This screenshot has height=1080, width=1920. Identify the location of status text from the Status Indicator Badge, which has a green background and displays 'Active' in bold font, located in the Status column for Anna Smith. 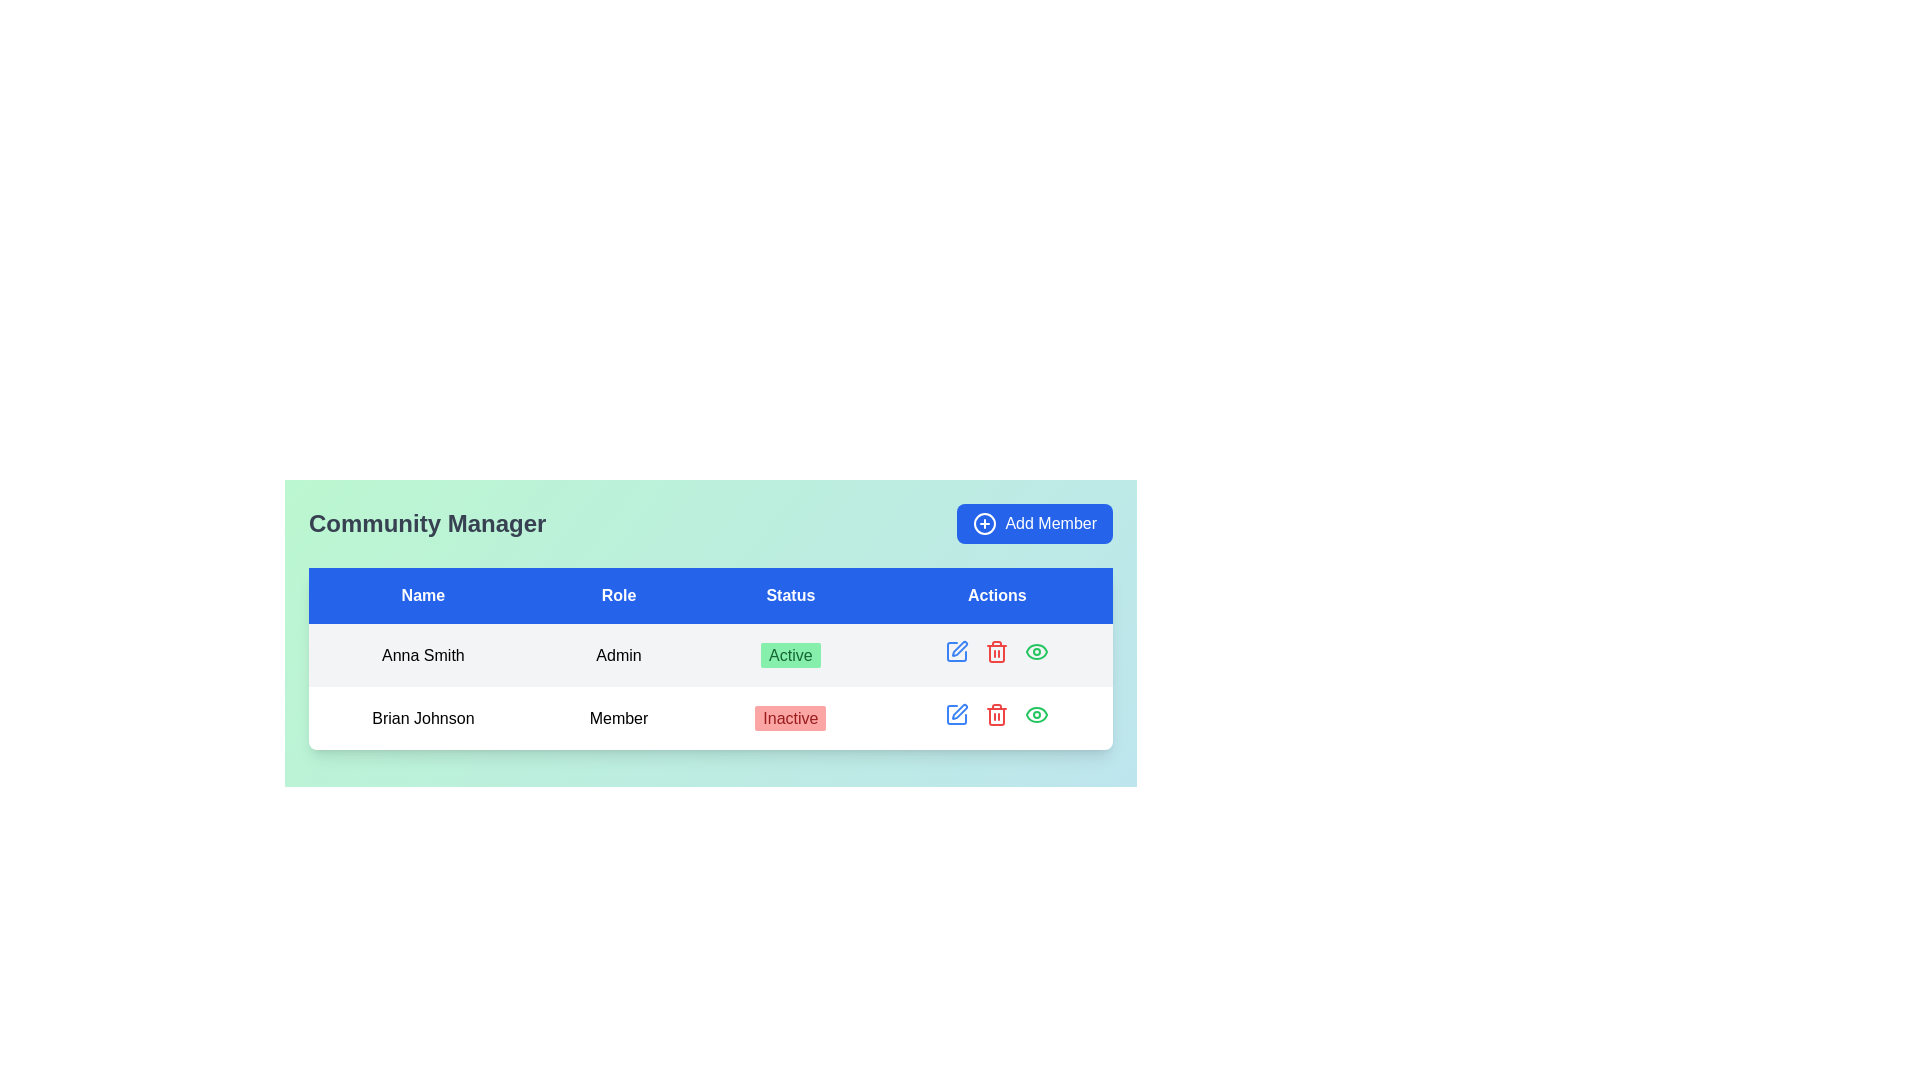
(789, 655).